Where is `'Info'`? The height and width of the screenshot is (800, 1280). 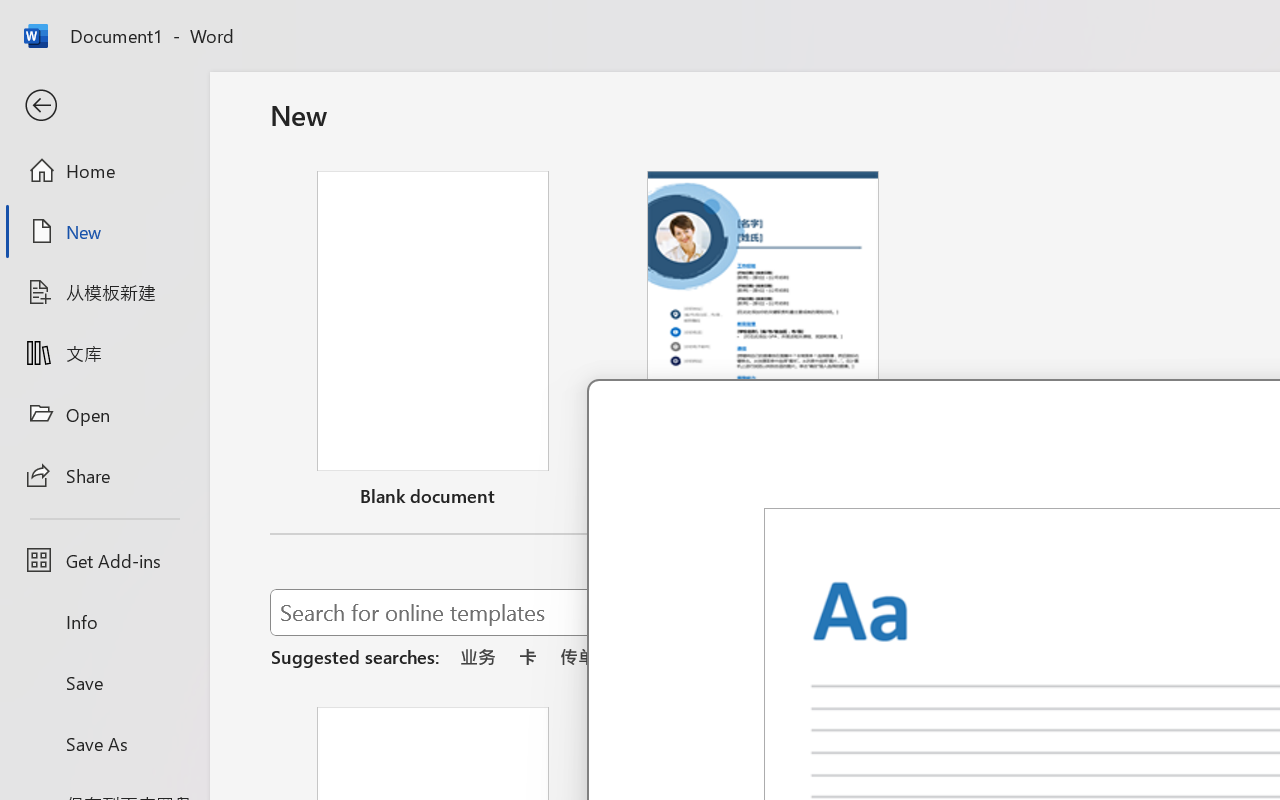 'Info' is located at coordinates (103, 621).